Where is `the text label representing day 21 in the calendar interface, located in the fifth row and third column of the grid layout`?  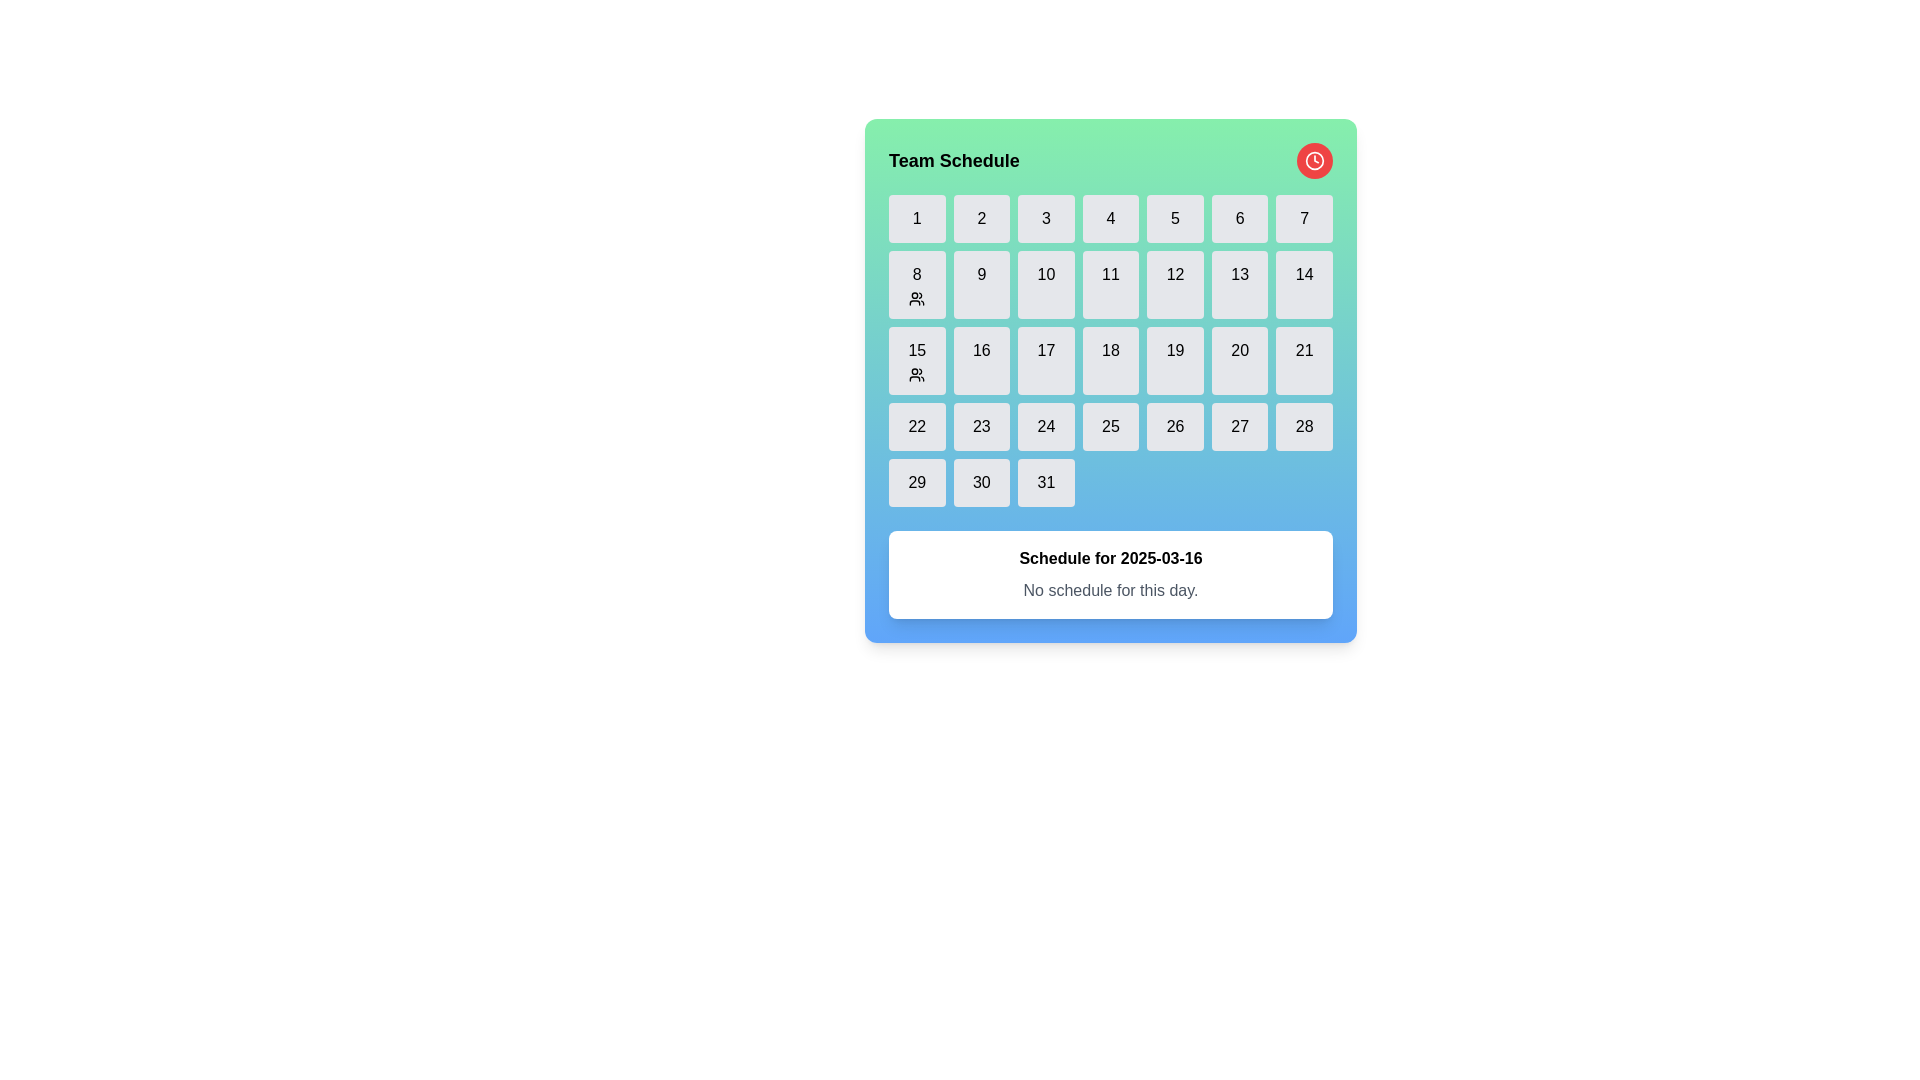 the text label representing day 21 in the calendar interface, located in the fifth row and third column of the grid layout is located at coordinates (1304, 350).